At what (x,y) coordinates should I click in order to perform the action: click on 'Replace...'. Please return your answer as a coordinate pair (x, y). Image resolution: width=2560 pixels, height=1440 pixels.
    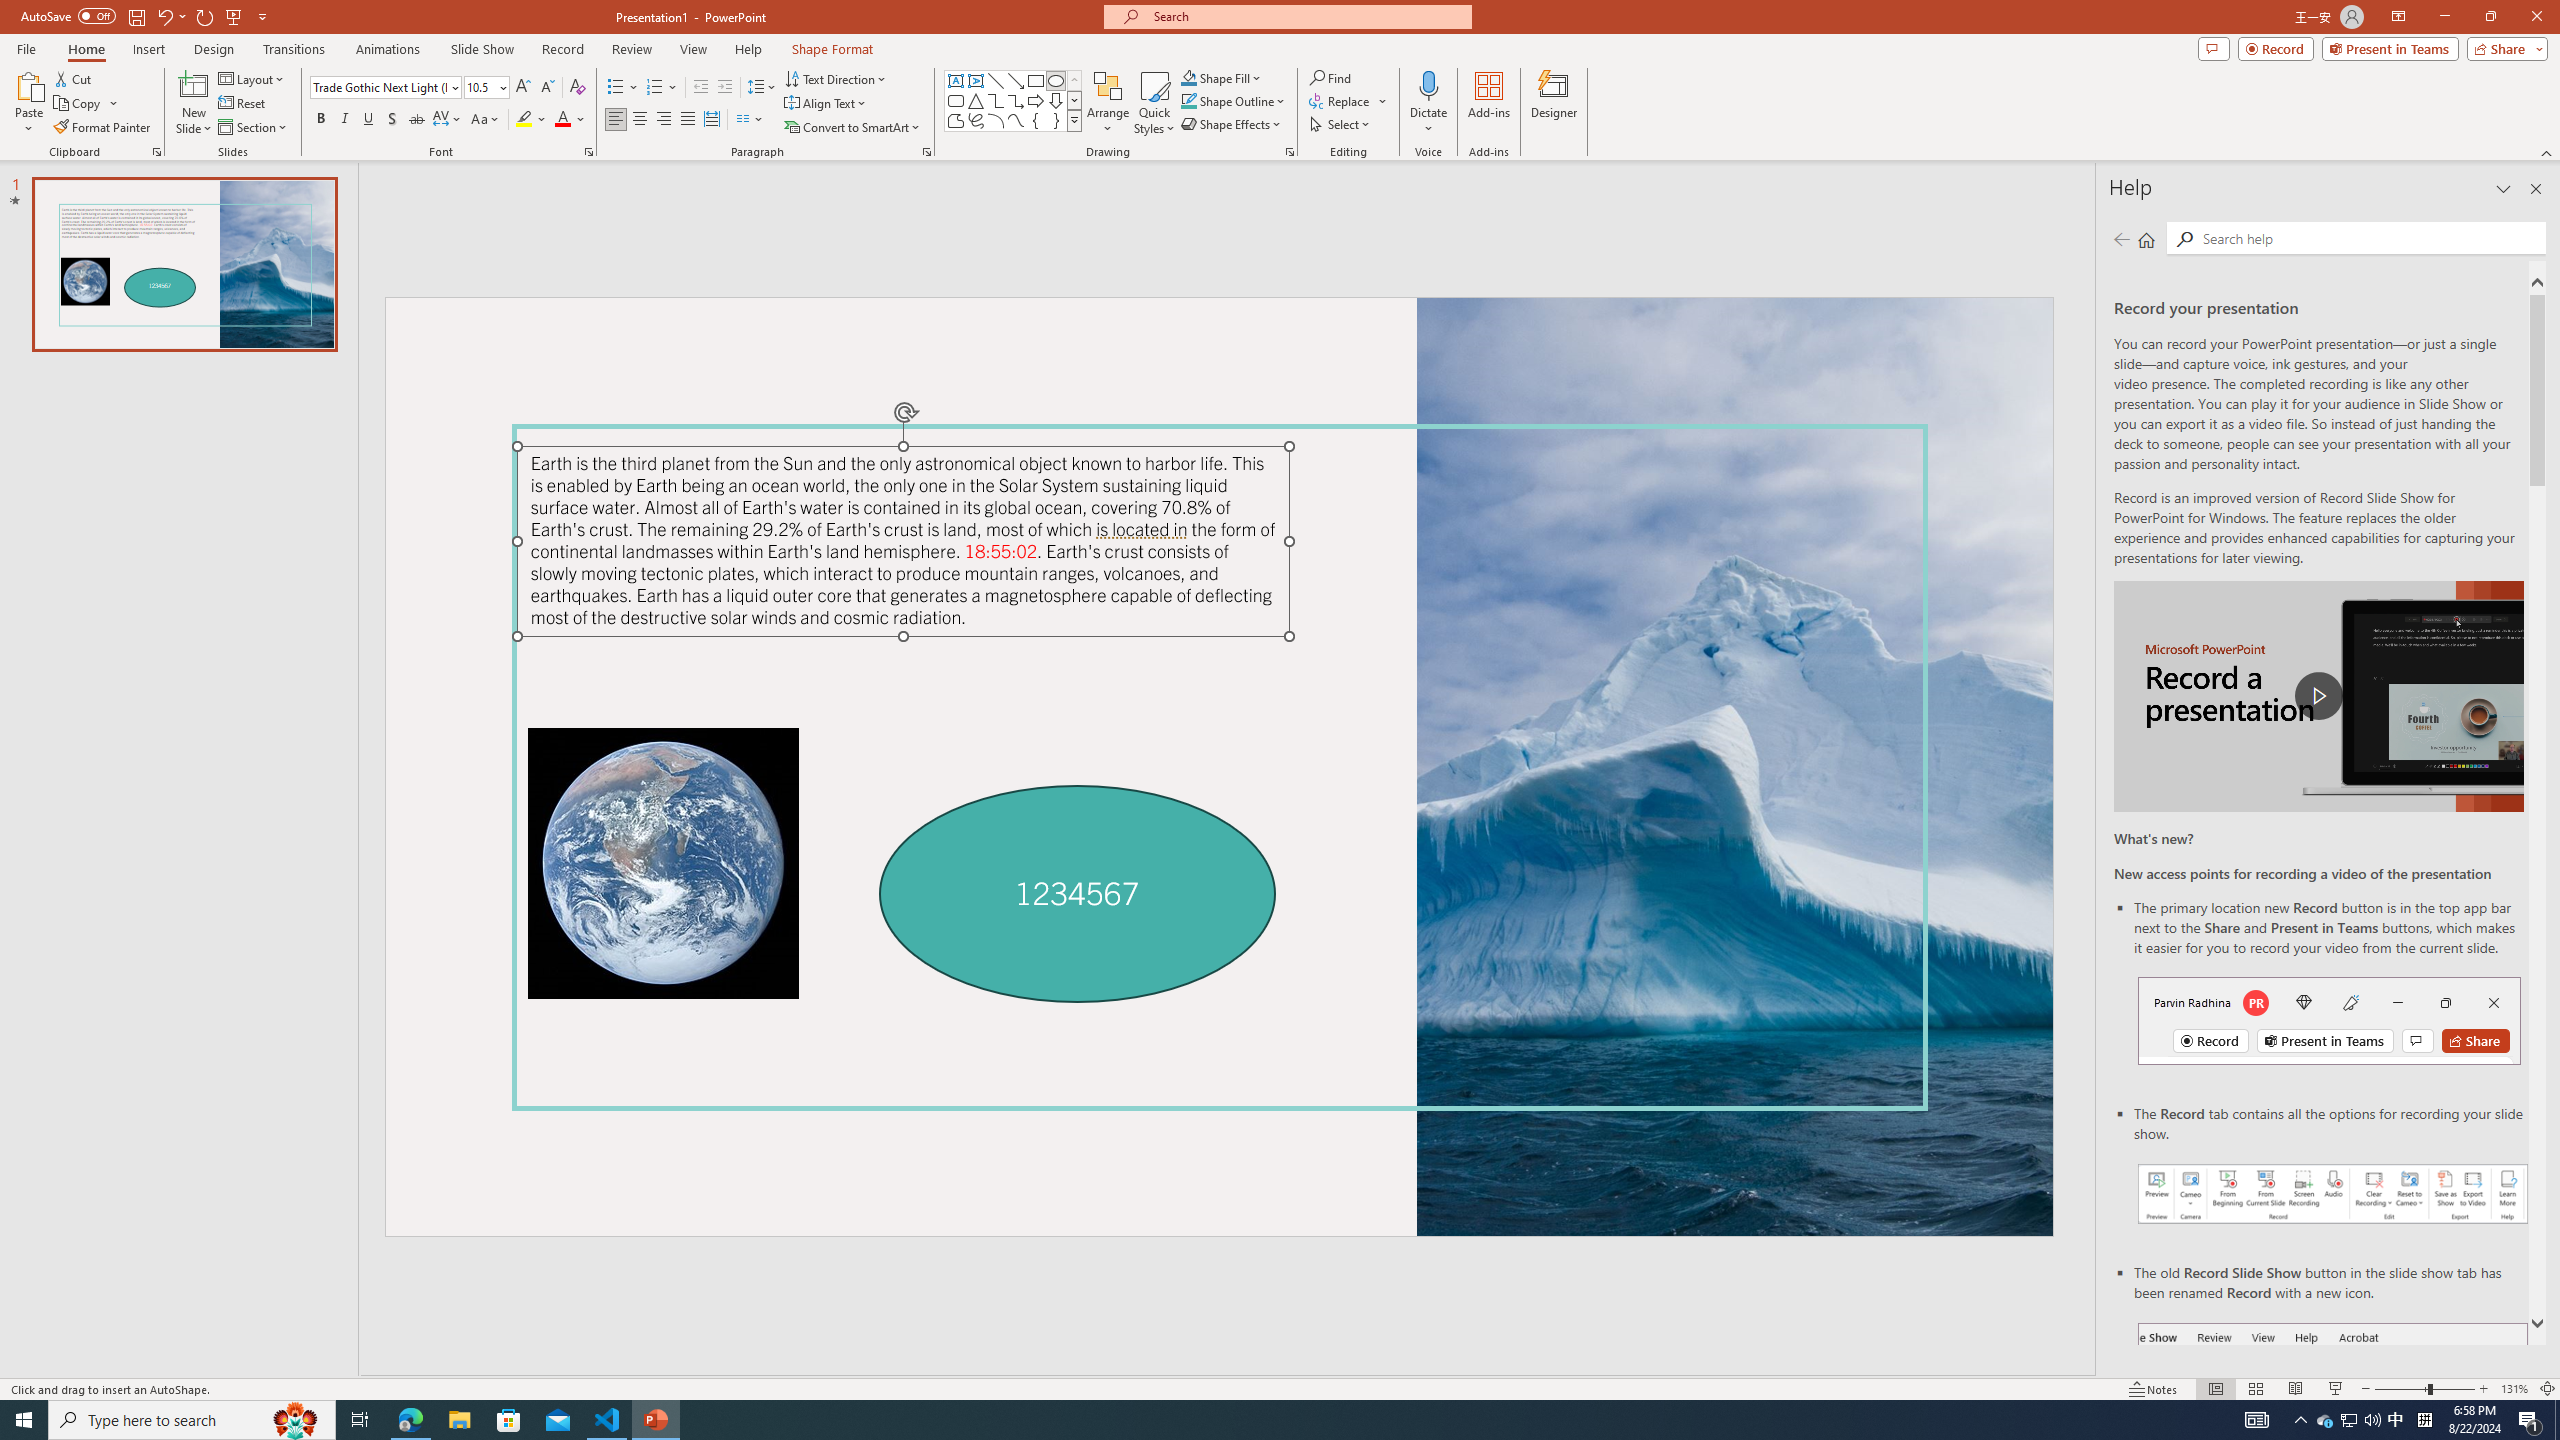
    Looking at the image, I should click on (1349, 99).